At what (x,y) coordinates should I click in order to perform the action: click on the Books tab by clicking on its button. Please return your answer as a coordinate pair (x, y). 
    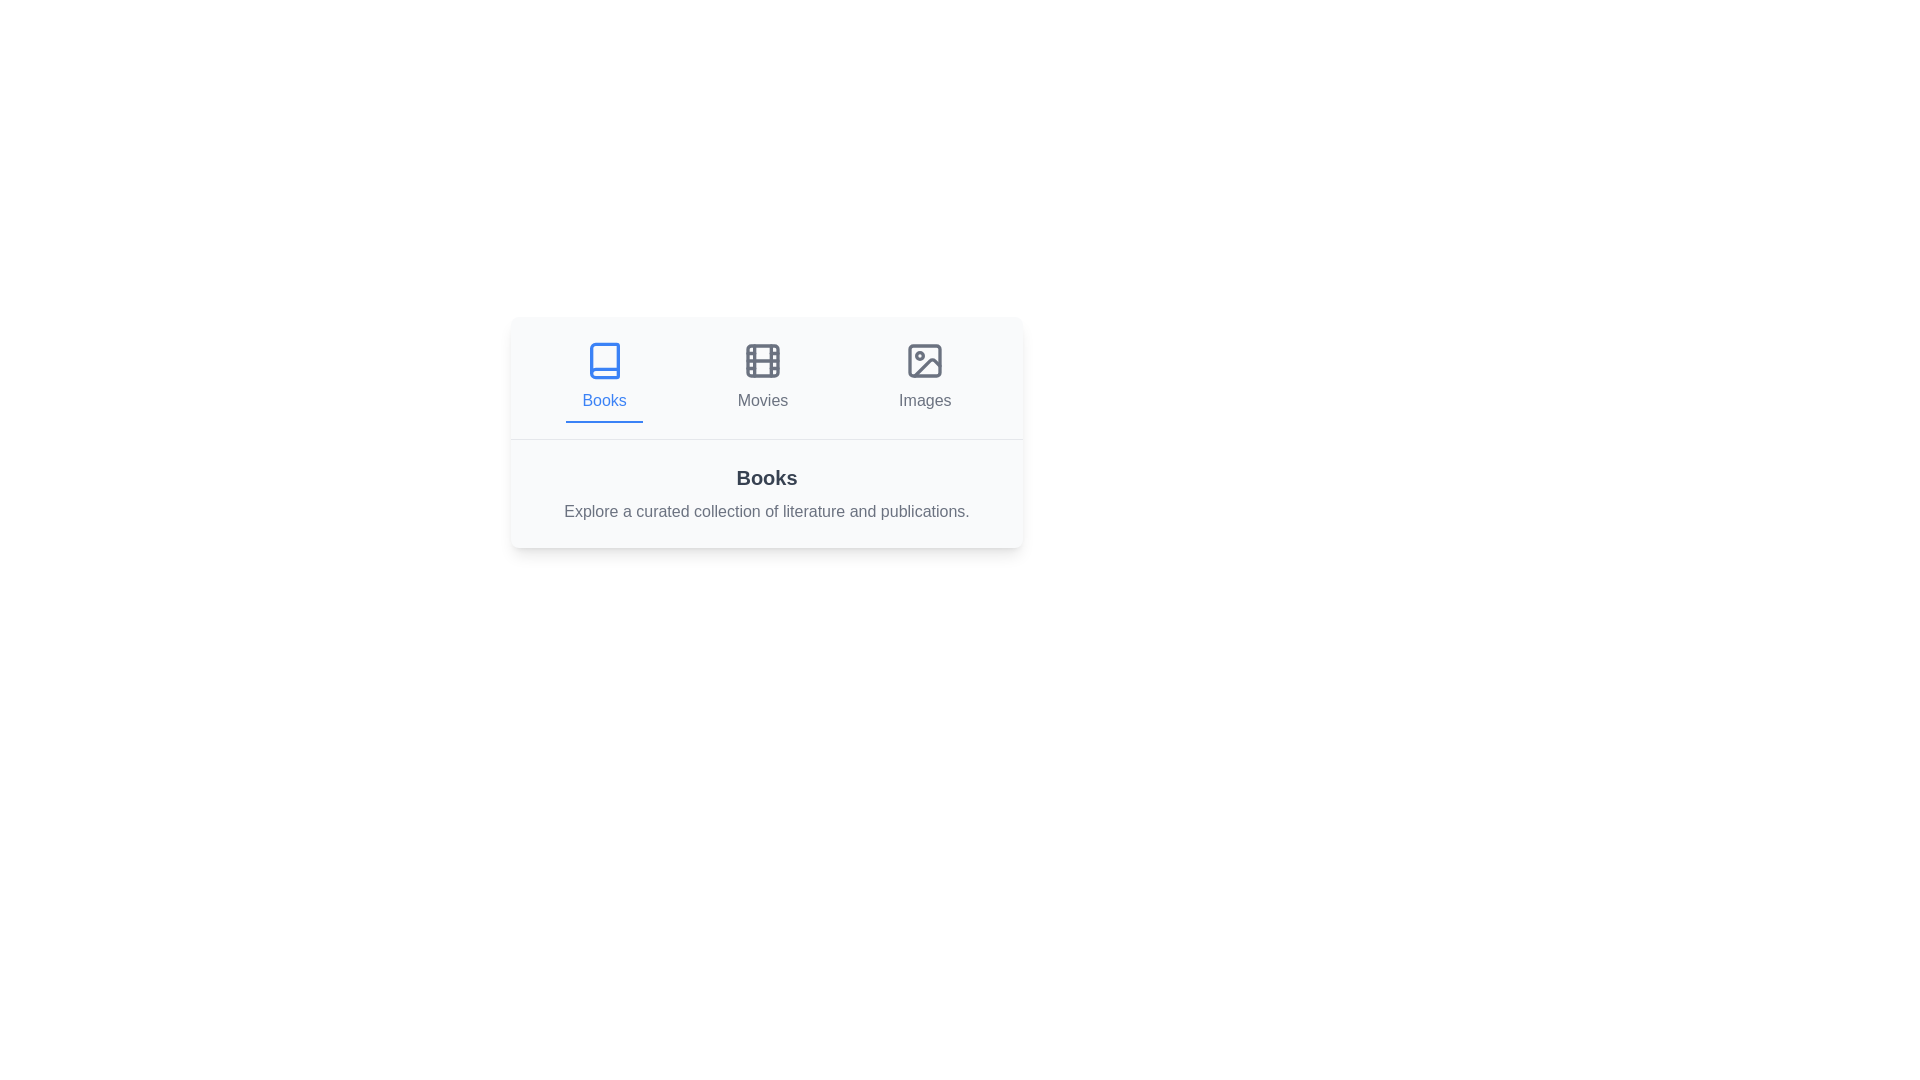
    Looking at the image, I should click on (603, 378).